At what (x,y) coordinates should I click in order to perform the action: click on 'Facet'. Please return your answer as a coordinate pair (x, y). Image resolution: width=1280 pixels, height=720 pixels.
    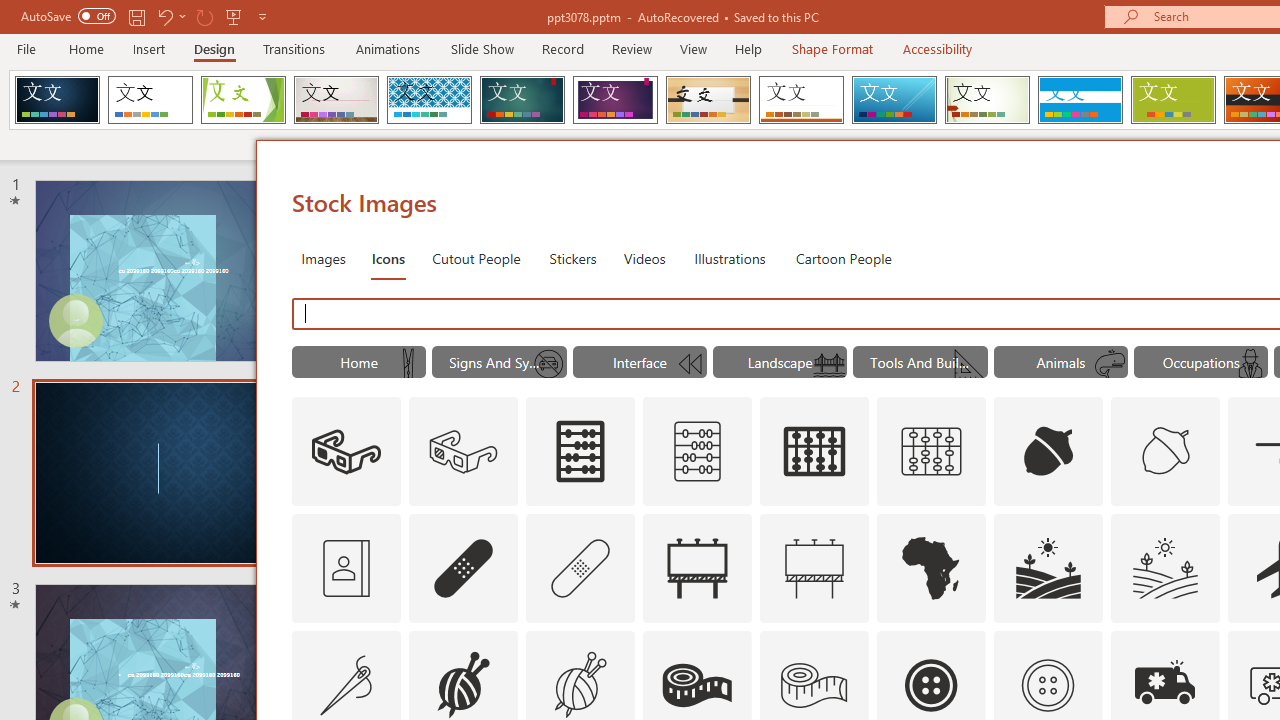
    Looking at the image, I should click on (242, 100).